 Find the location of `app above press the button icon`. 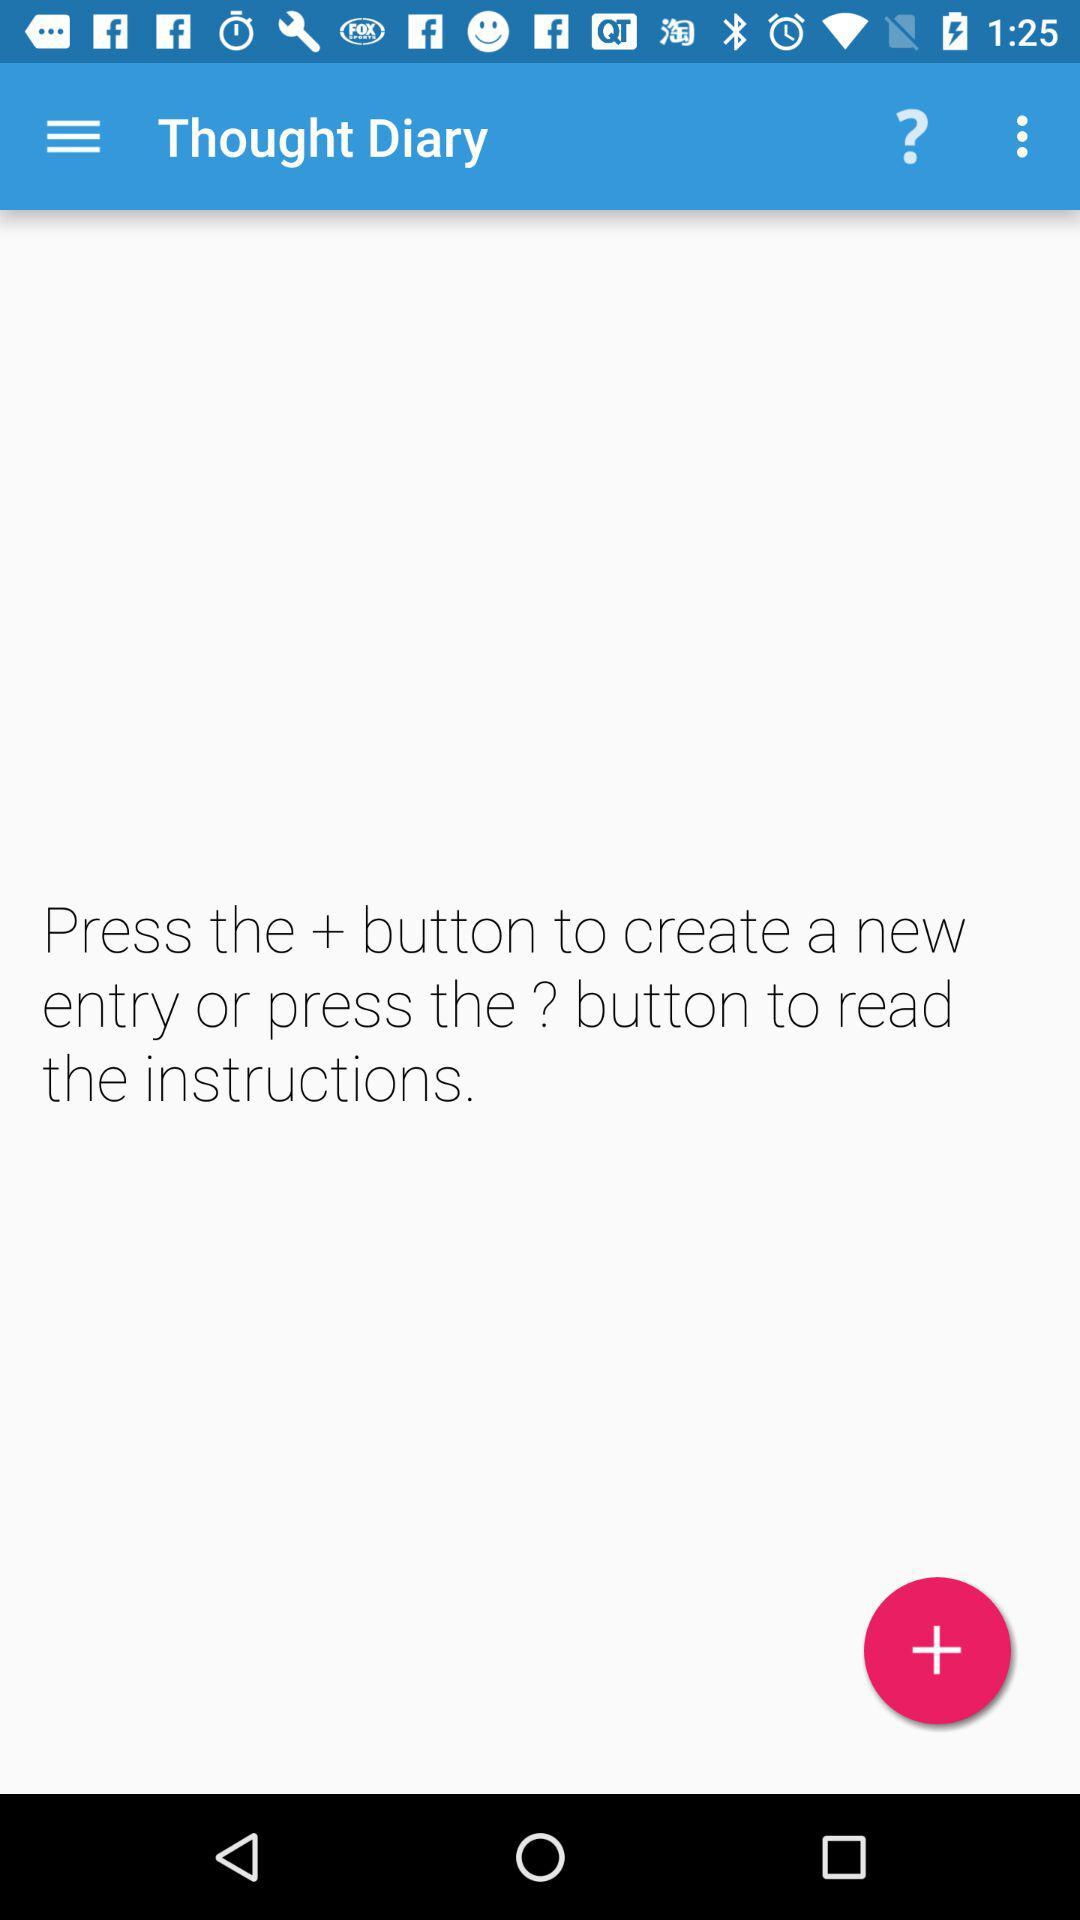

app above press the button icon is located at coordinates (72, 135).